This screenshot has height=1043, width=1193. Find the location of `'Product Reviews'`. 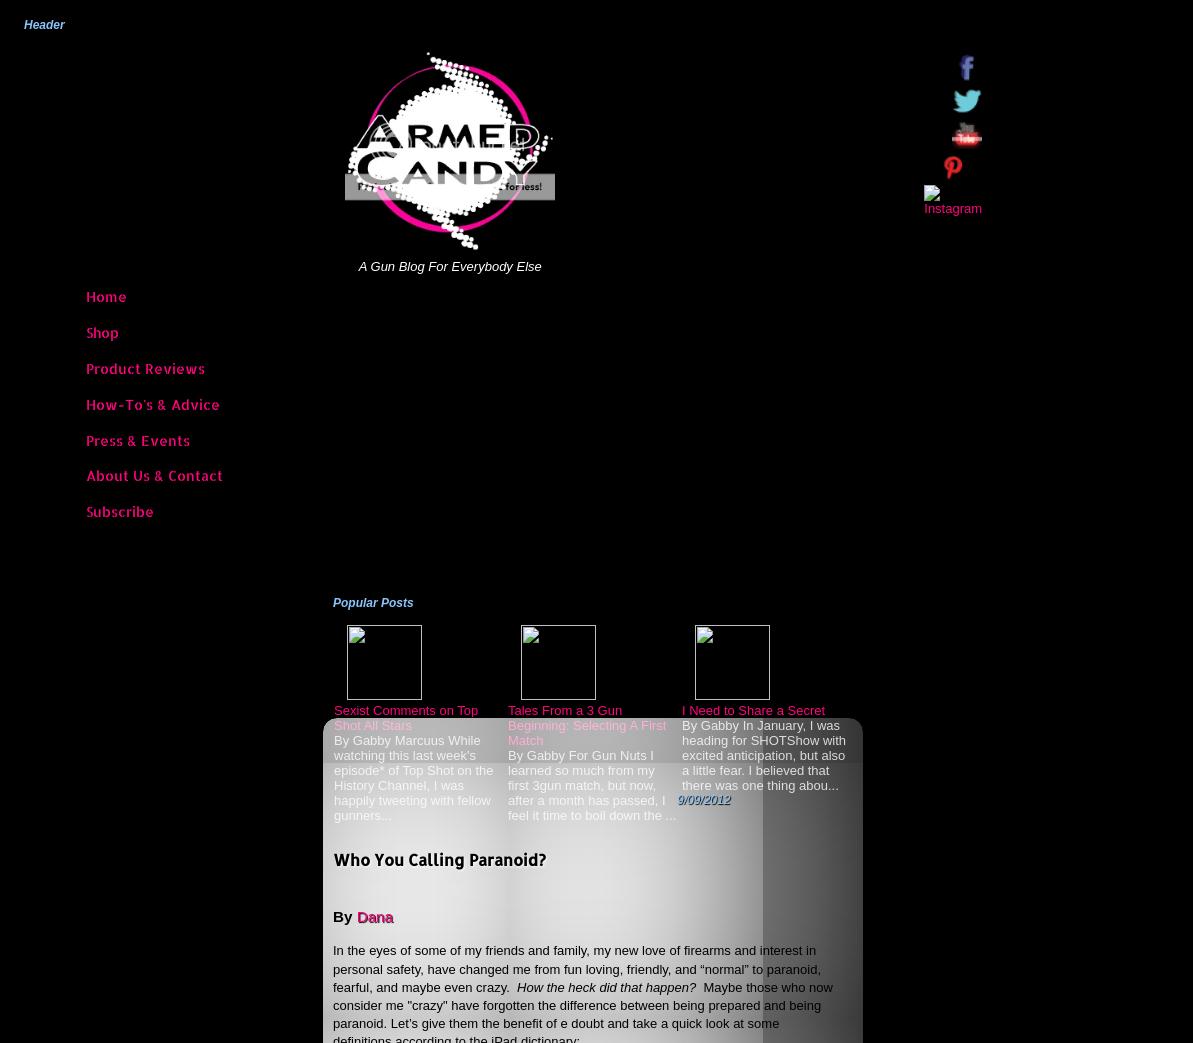

'Product Reviews' is located at coordinates (145, 367).